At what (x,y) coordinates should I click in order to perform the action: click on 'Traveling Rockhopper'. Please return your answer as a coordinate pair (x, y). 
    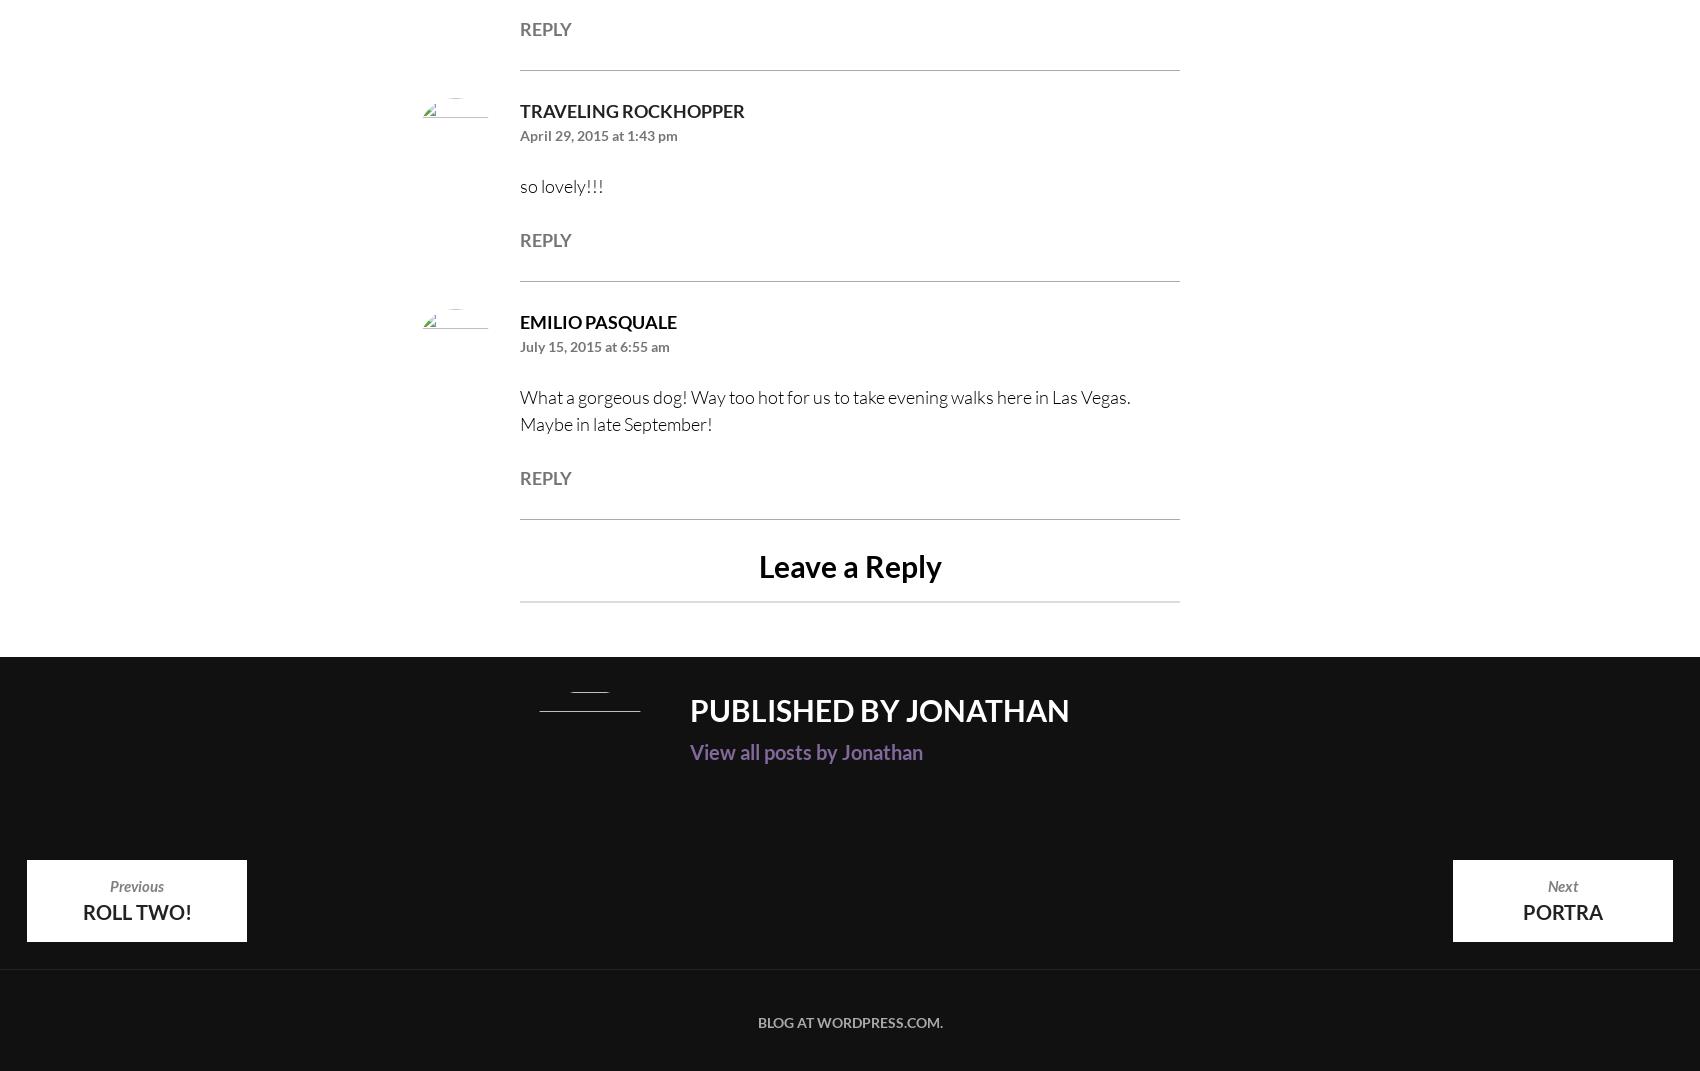
    Looking at the image, I should click on (520, 110).